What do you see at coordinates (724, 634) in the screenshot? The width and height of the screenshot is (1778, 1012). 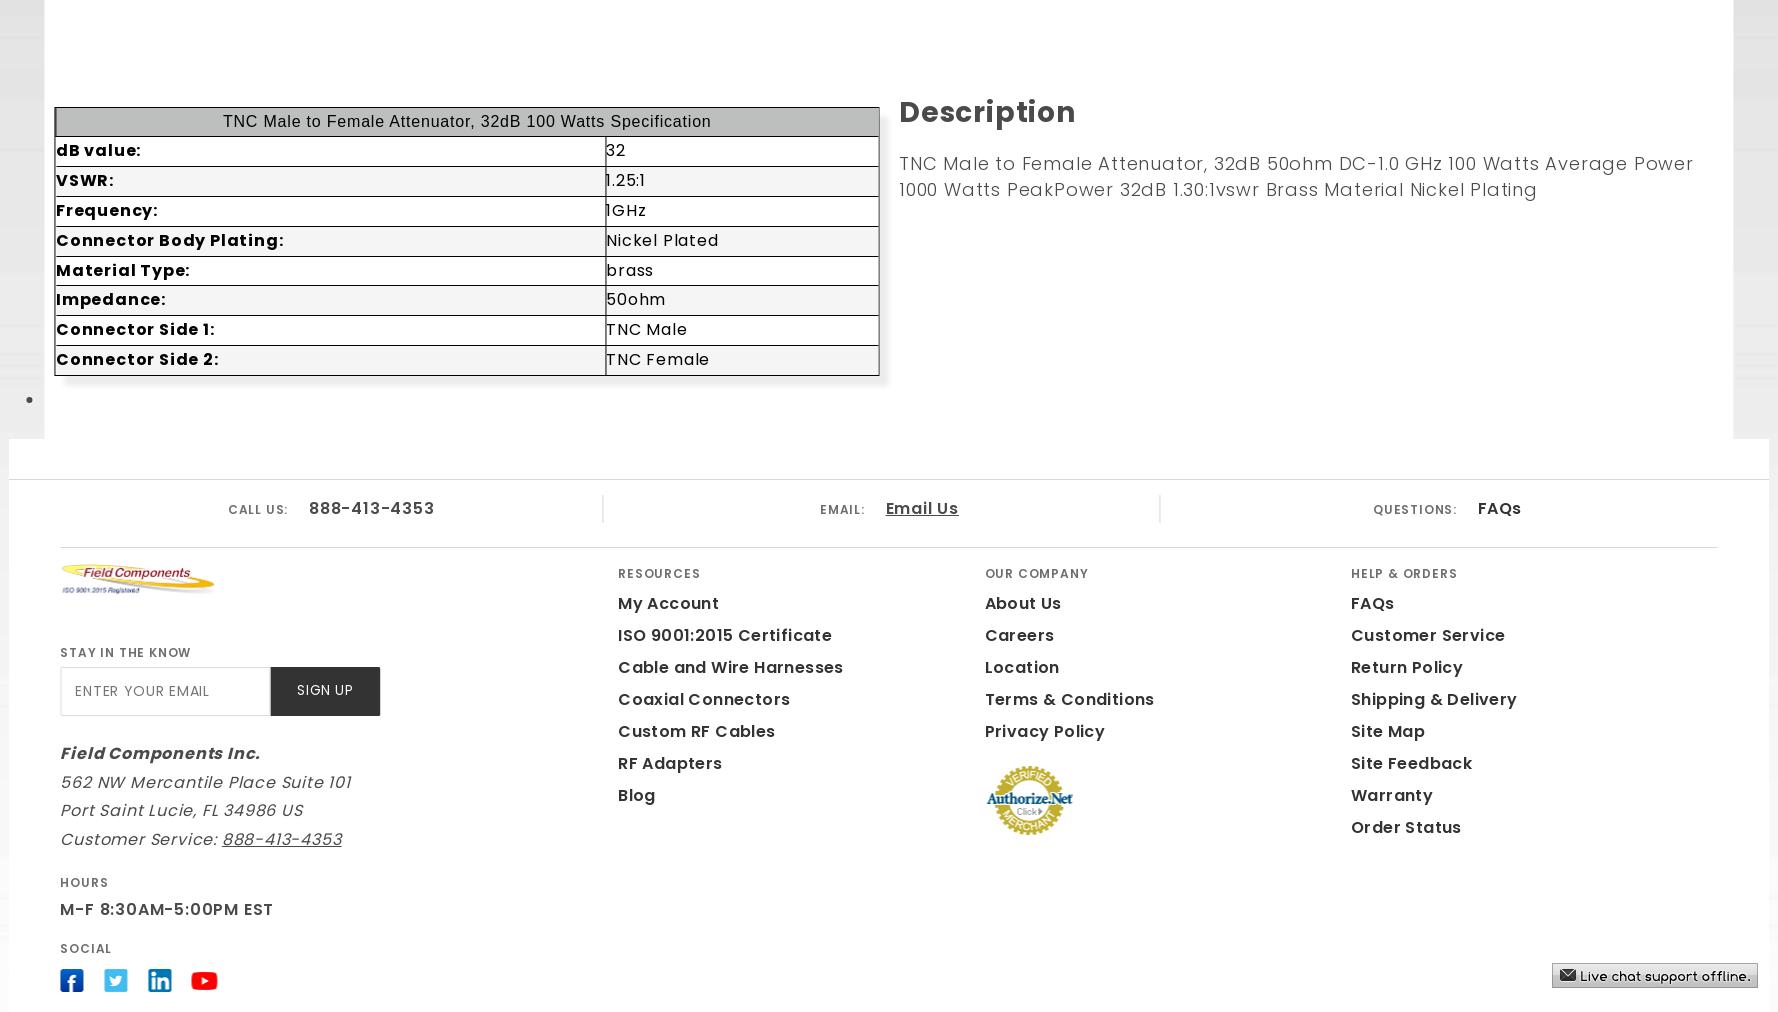 I see `'ISO 9001:2015 Certificate'` at bounding box center [724, 634].